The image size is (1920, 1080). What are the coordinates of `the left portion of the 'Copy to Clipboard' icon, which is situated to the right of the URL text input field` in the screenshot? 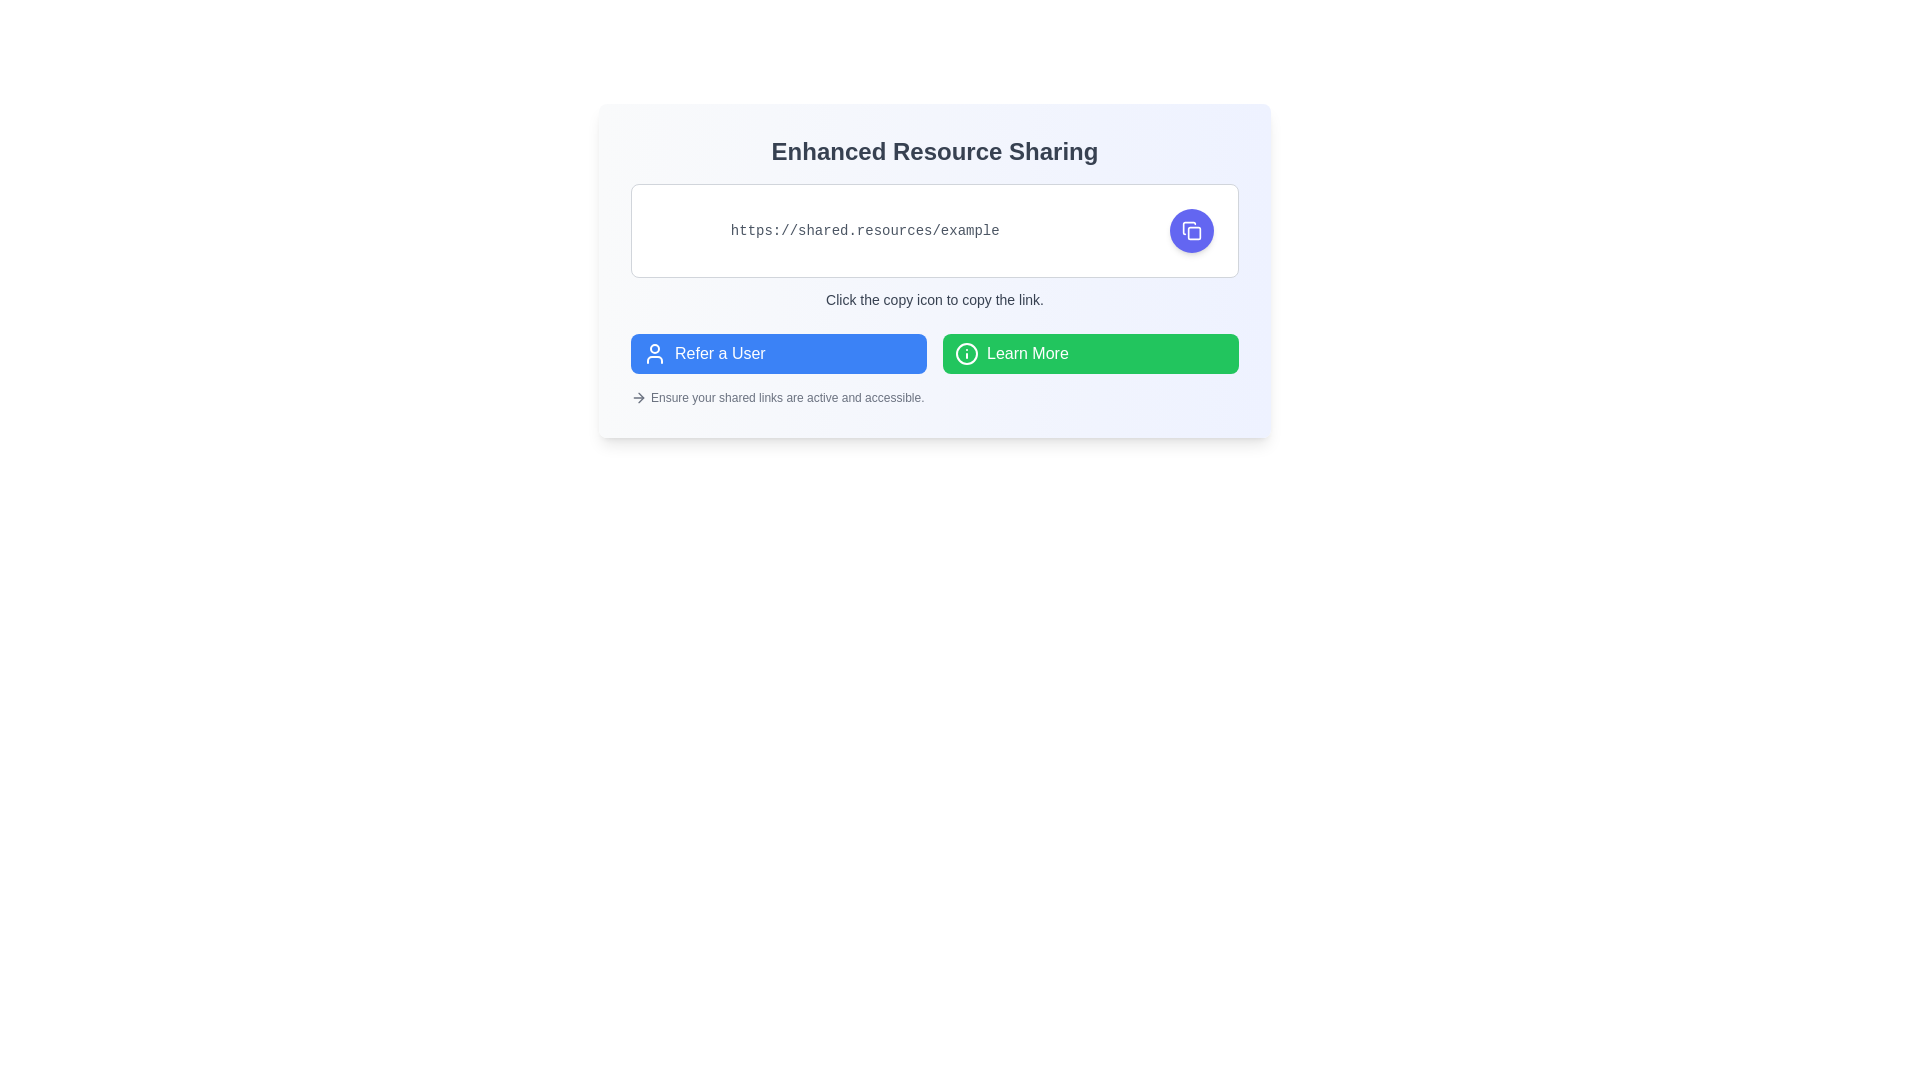 It's located at (1189, 227).